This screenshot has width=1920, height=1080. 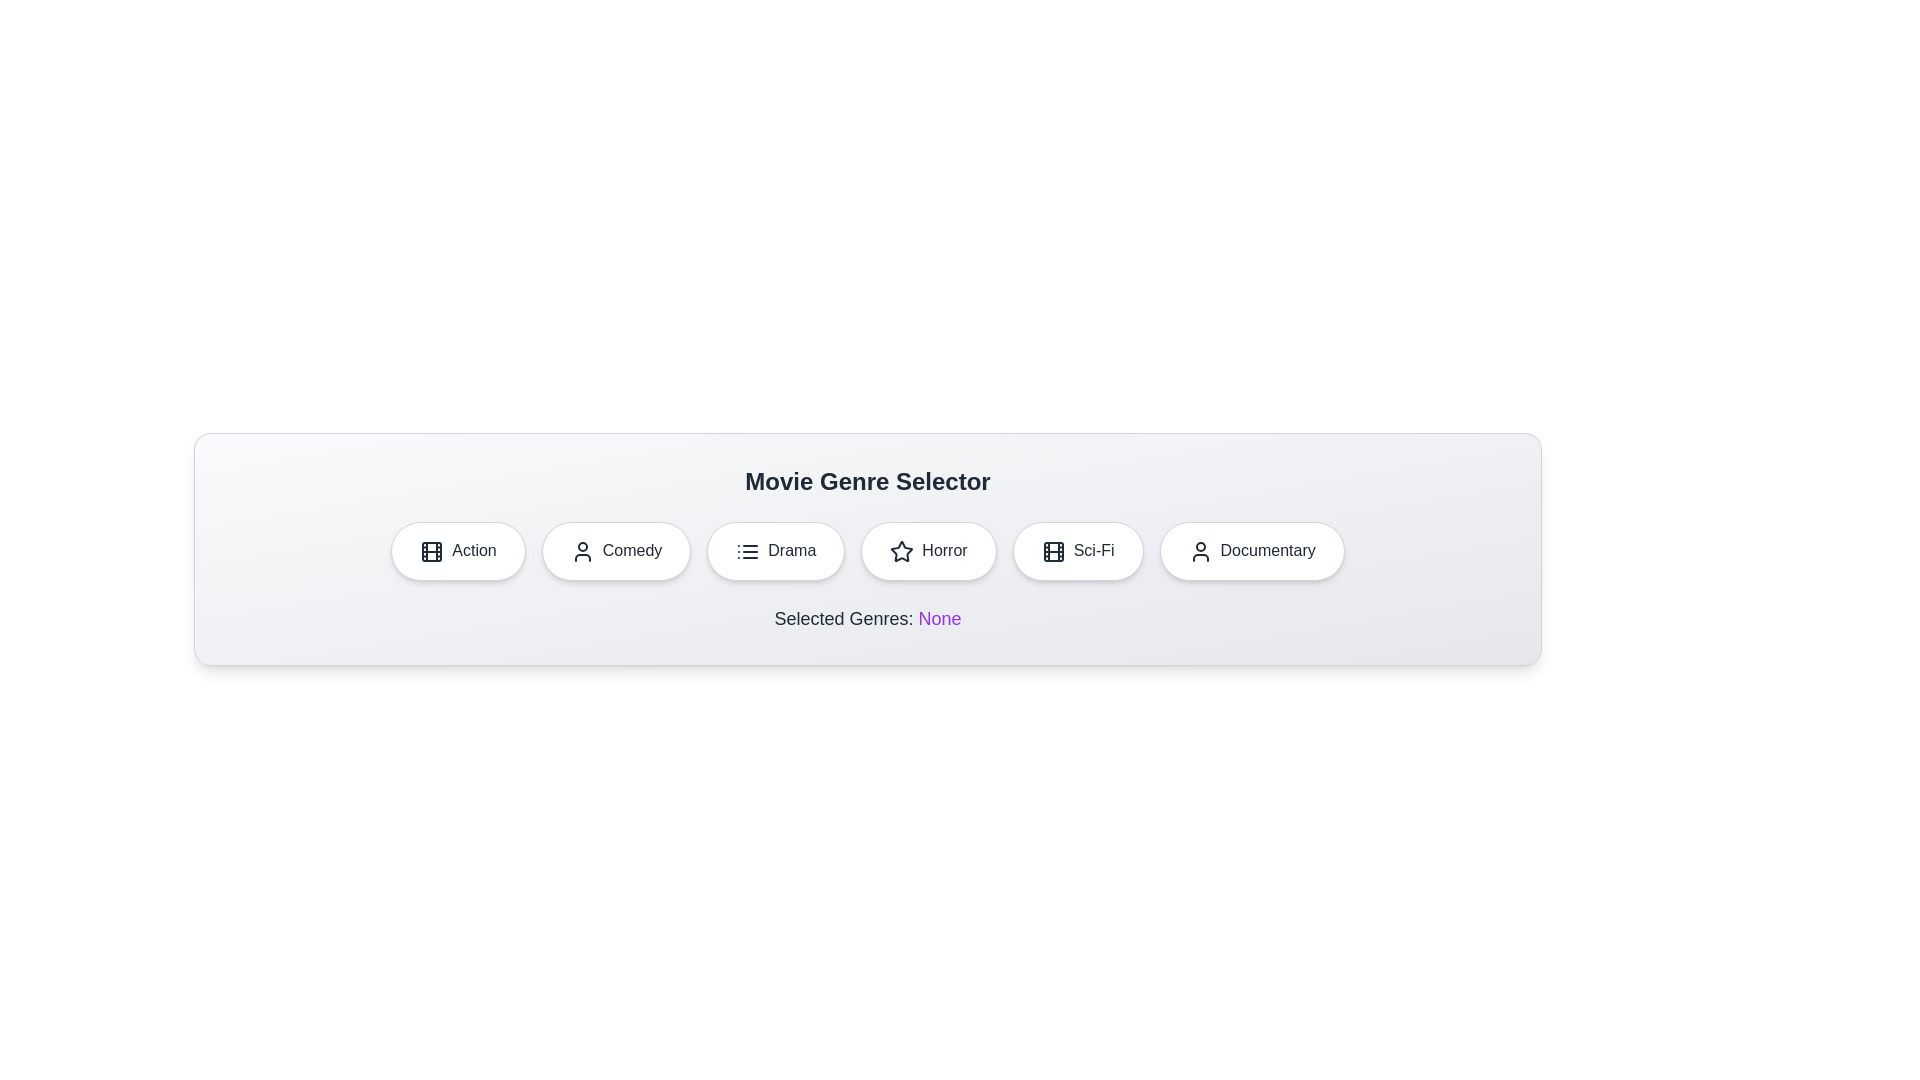 I want to click on the 'Comedy' genre selection button, which is the second button from the left, positioned between the 'Action' button and the 'Drama' button, so click(x=615, y=551).